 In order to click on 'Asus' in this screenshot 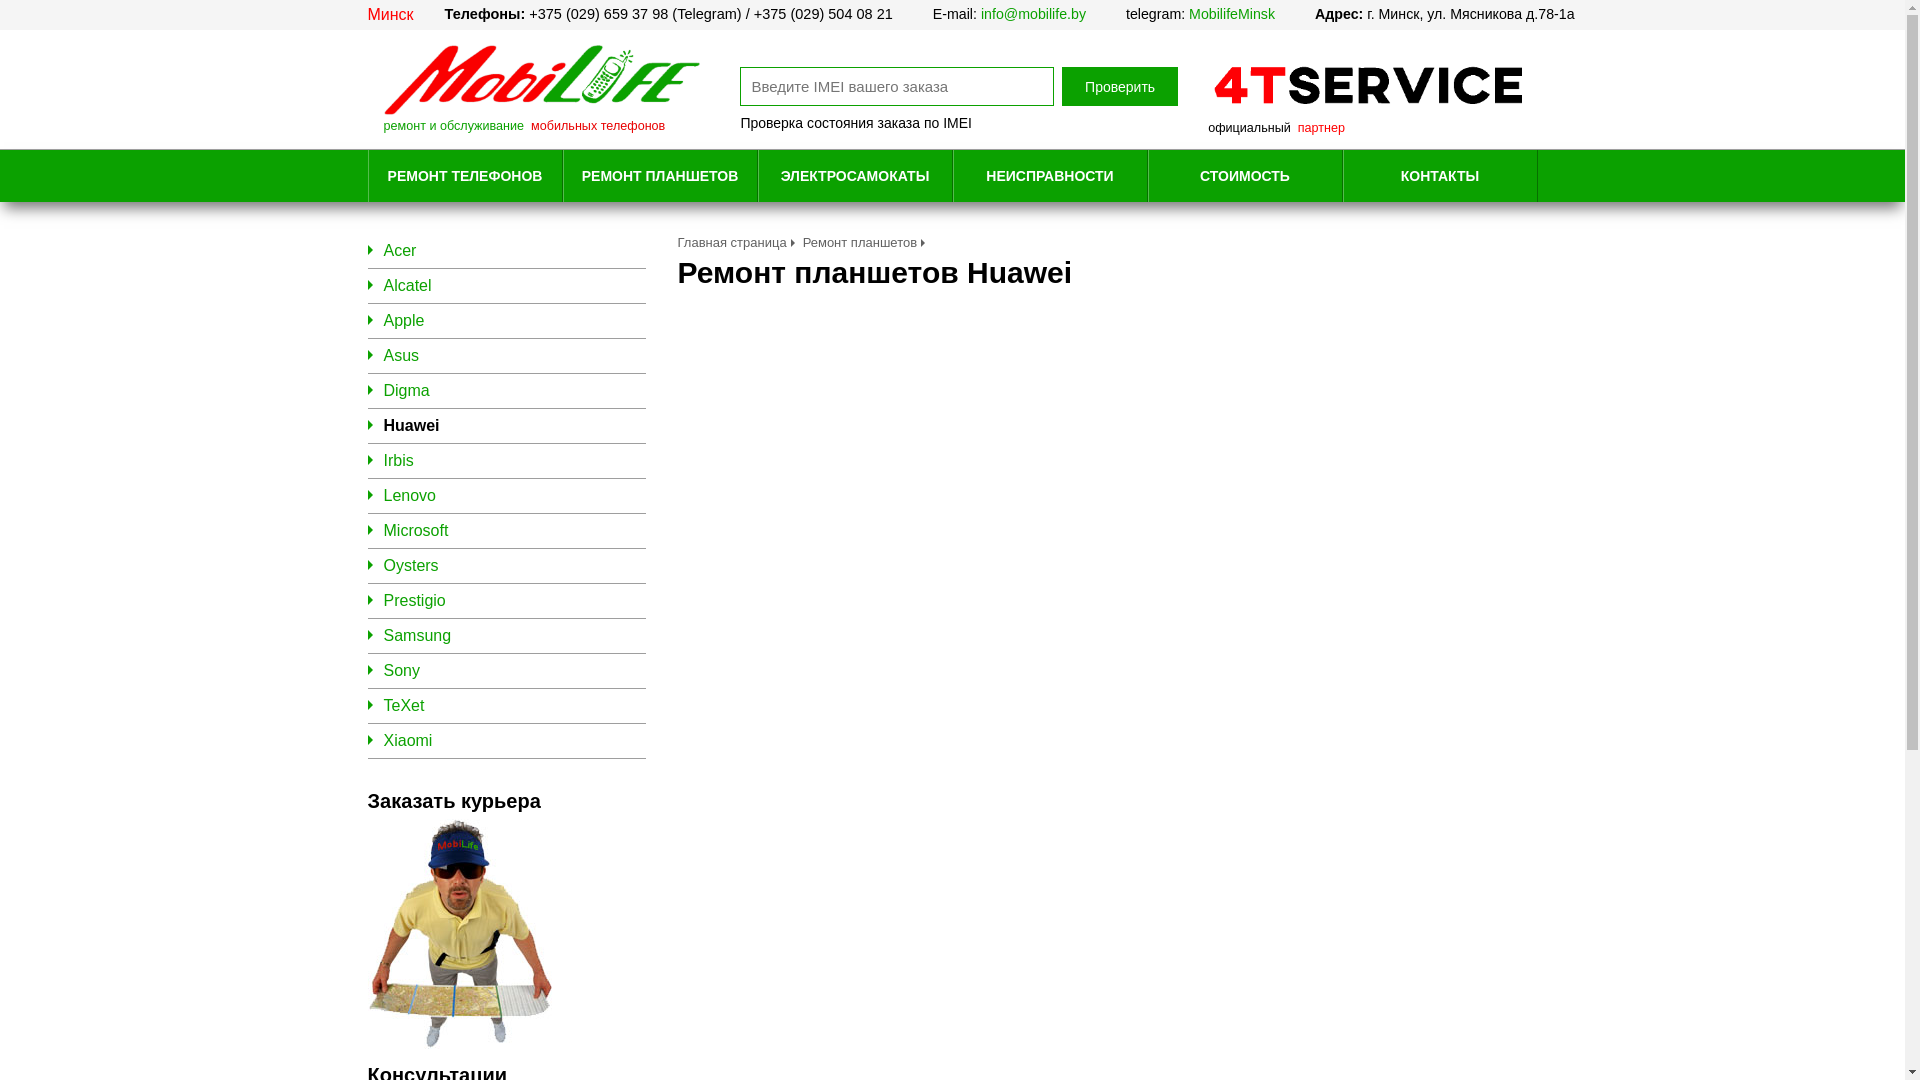, I will do `click(401, 354)`.